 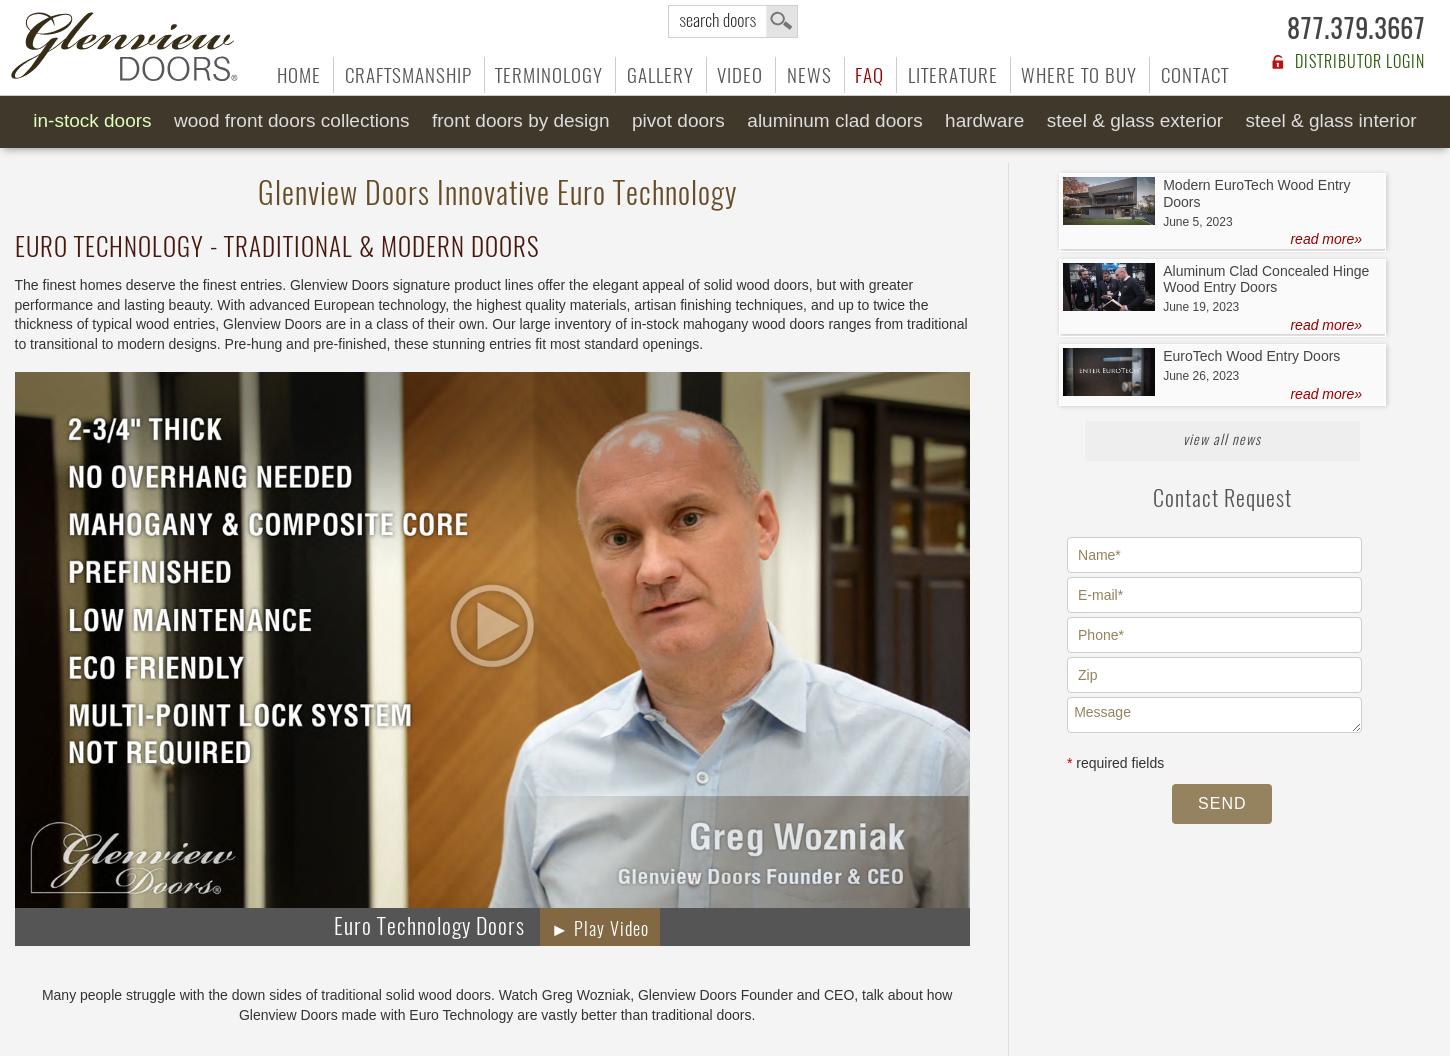 I want to click on 'Sliding Barn', so click(x=1074, y=211).